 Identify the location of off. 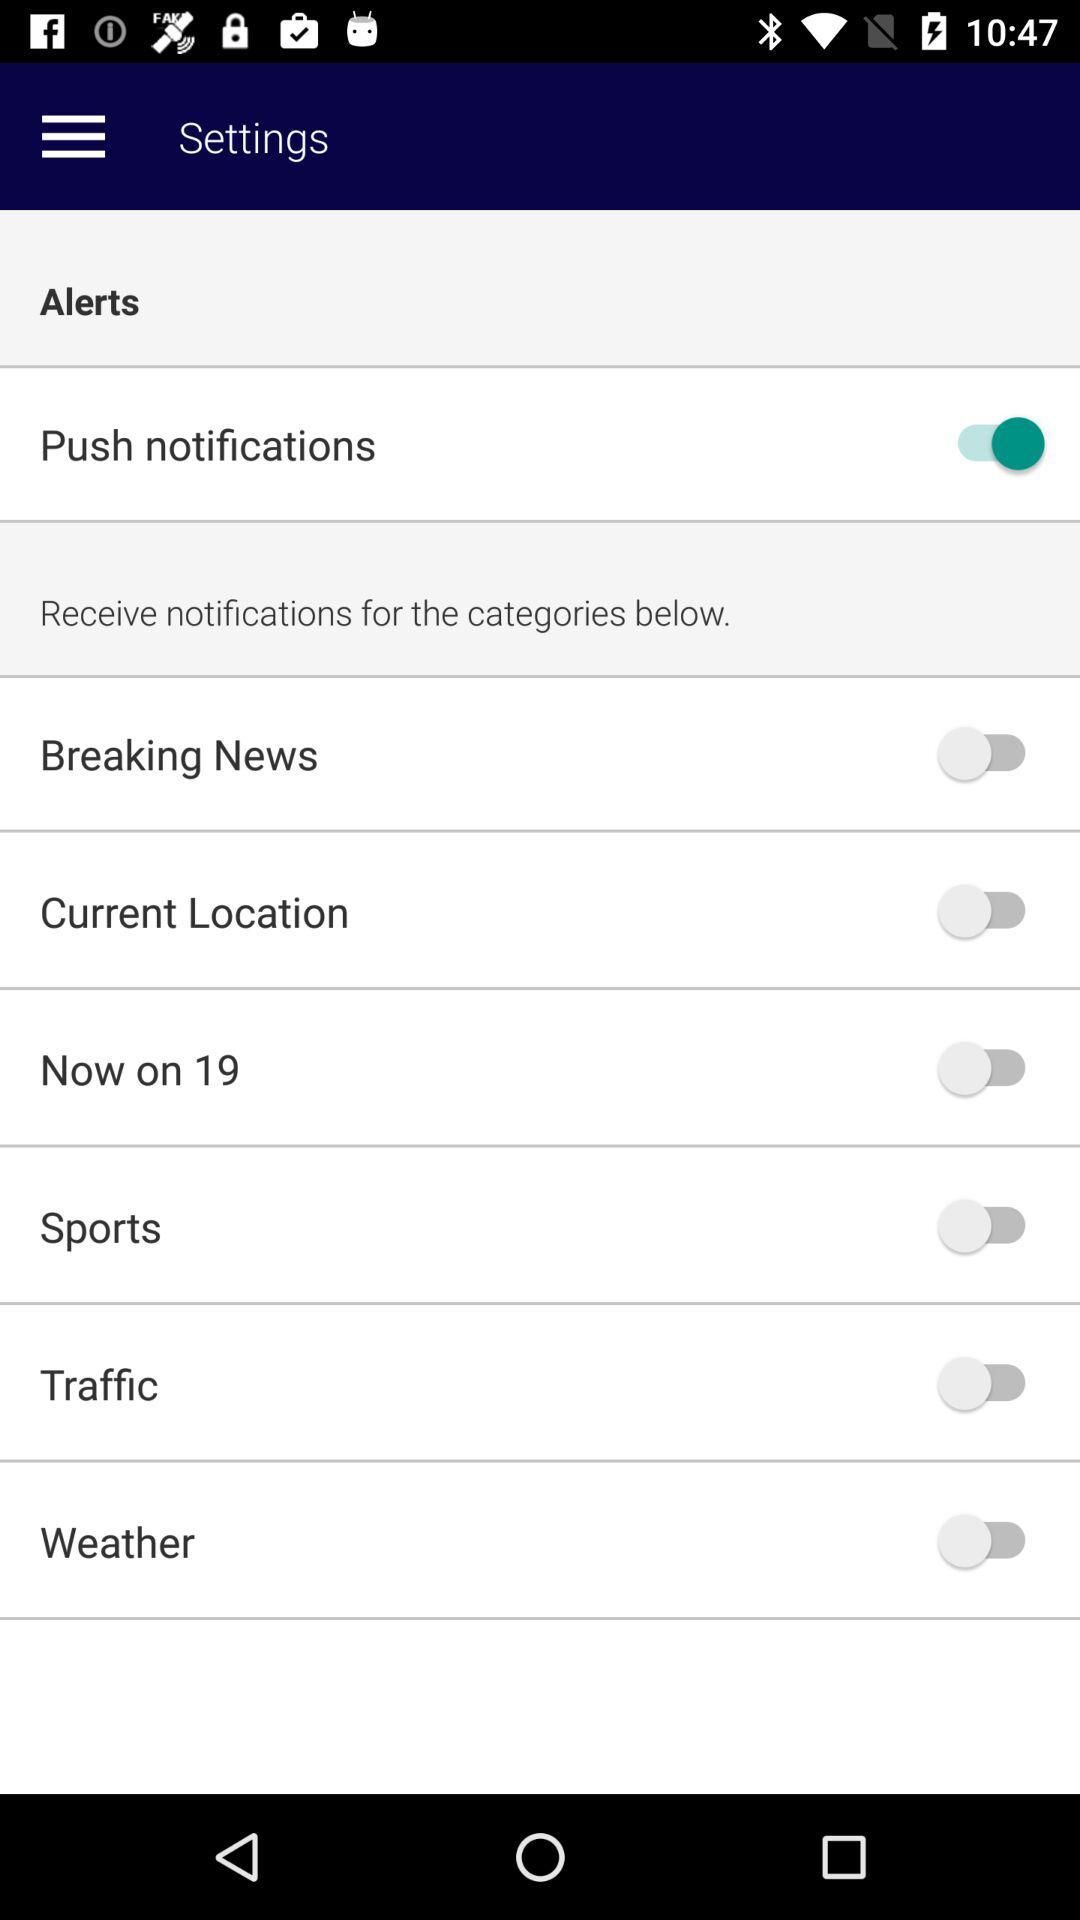
(991, 442).